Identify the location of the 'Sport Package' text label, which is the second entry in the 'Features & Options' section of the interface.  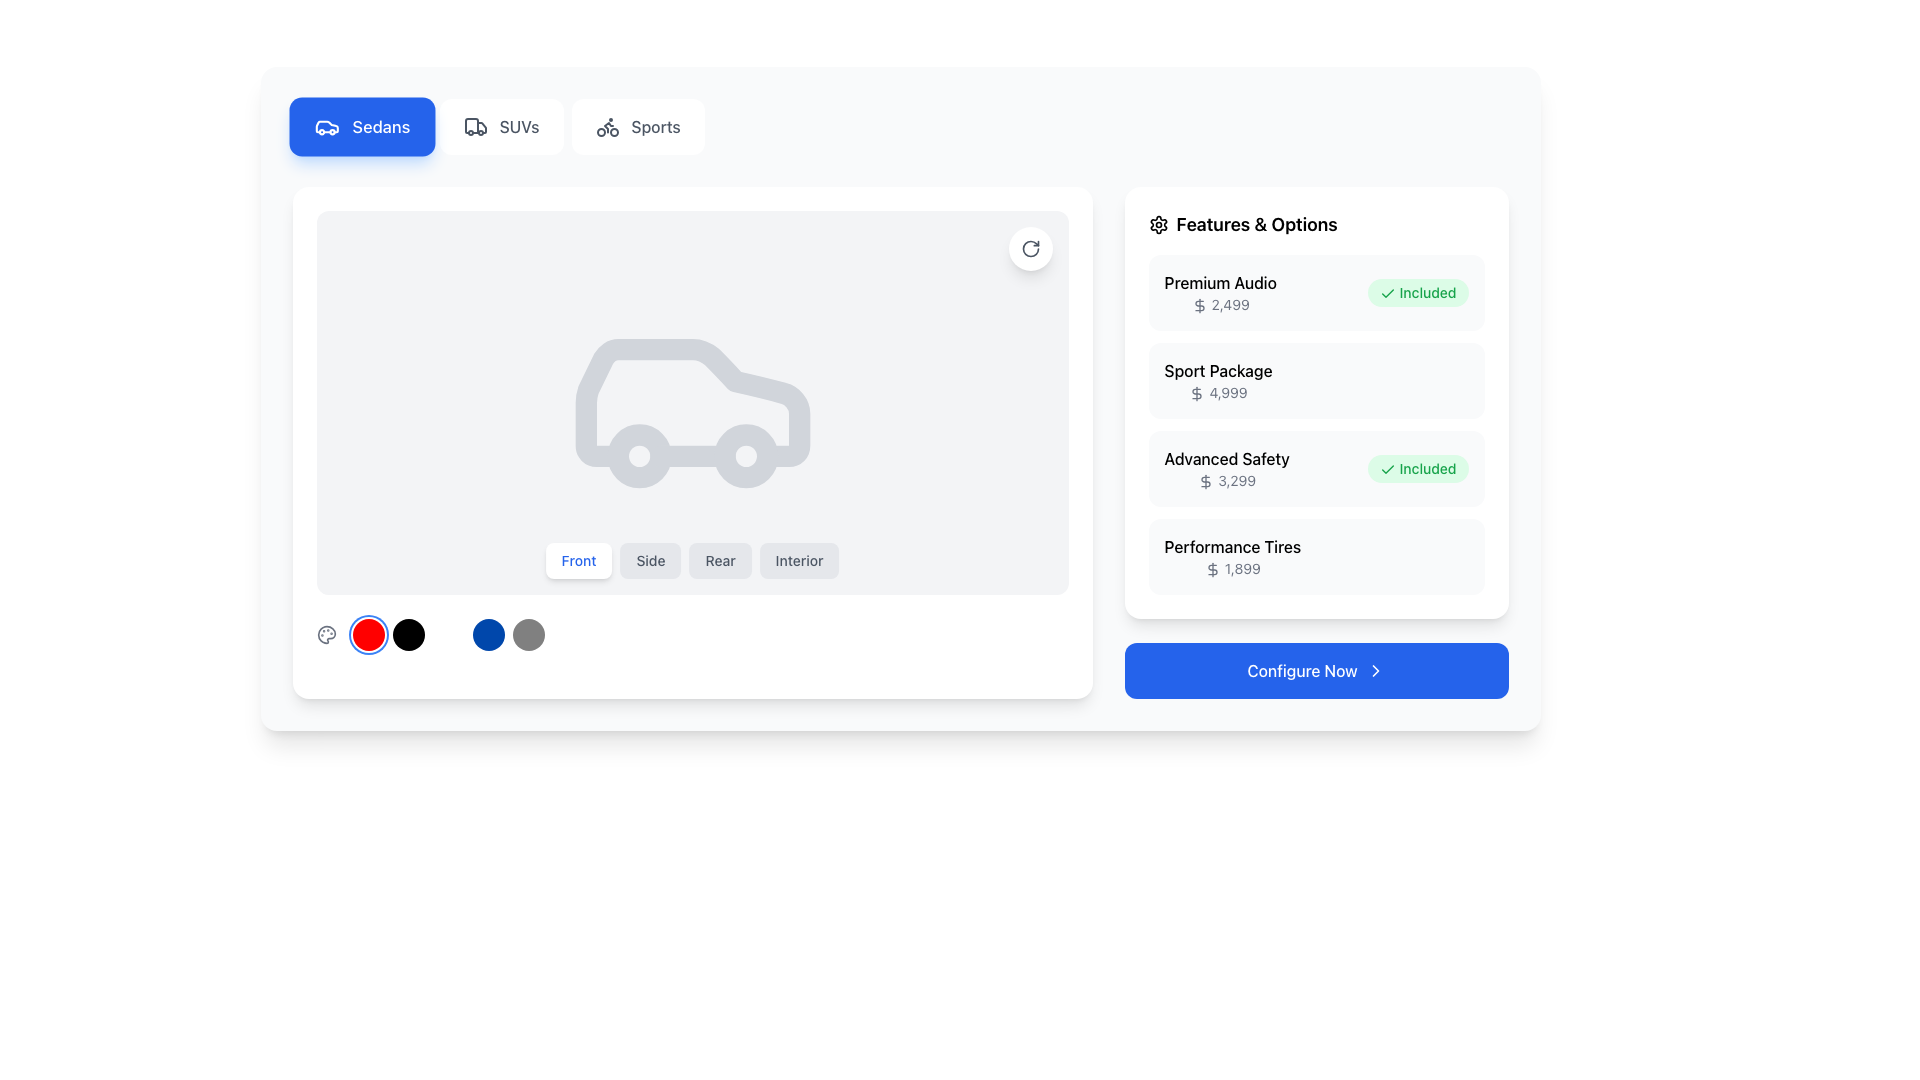
(1217, 370).